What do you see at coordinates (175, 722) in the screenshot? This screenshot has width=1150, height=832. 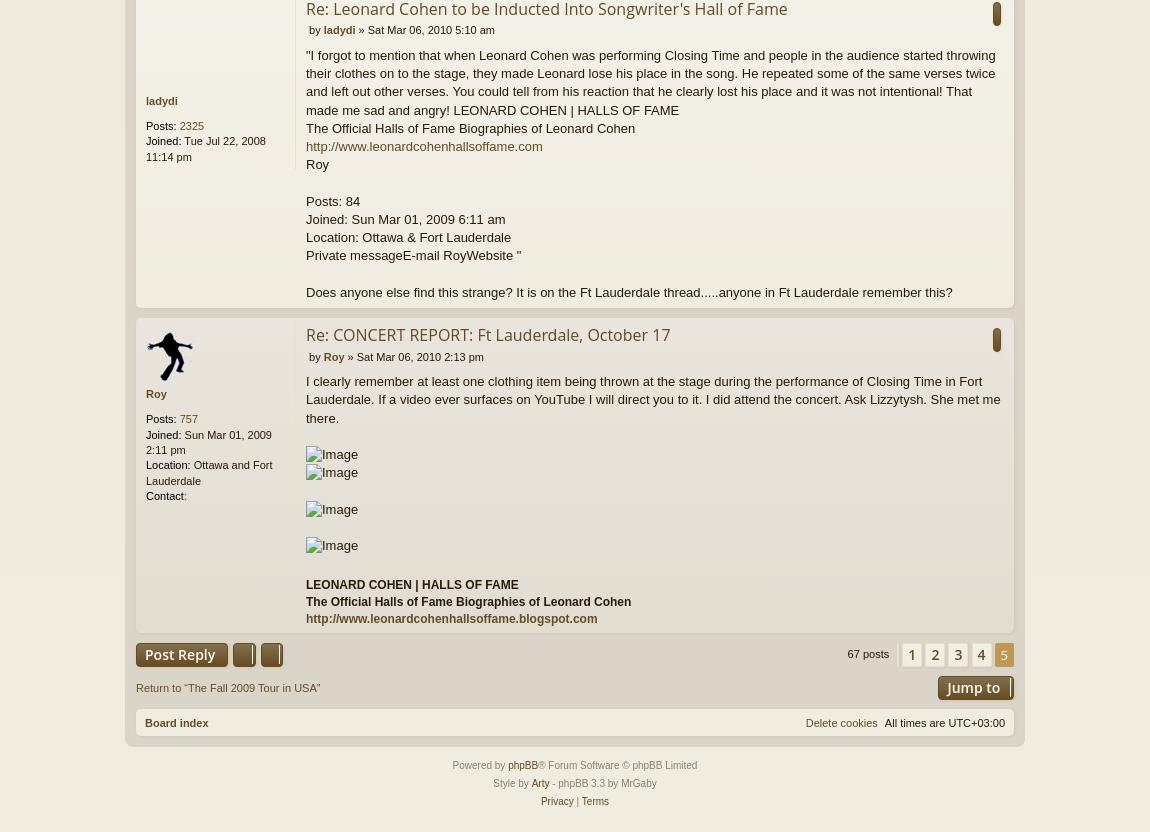 I see `'Board index'` at bounding box center [175, 722].